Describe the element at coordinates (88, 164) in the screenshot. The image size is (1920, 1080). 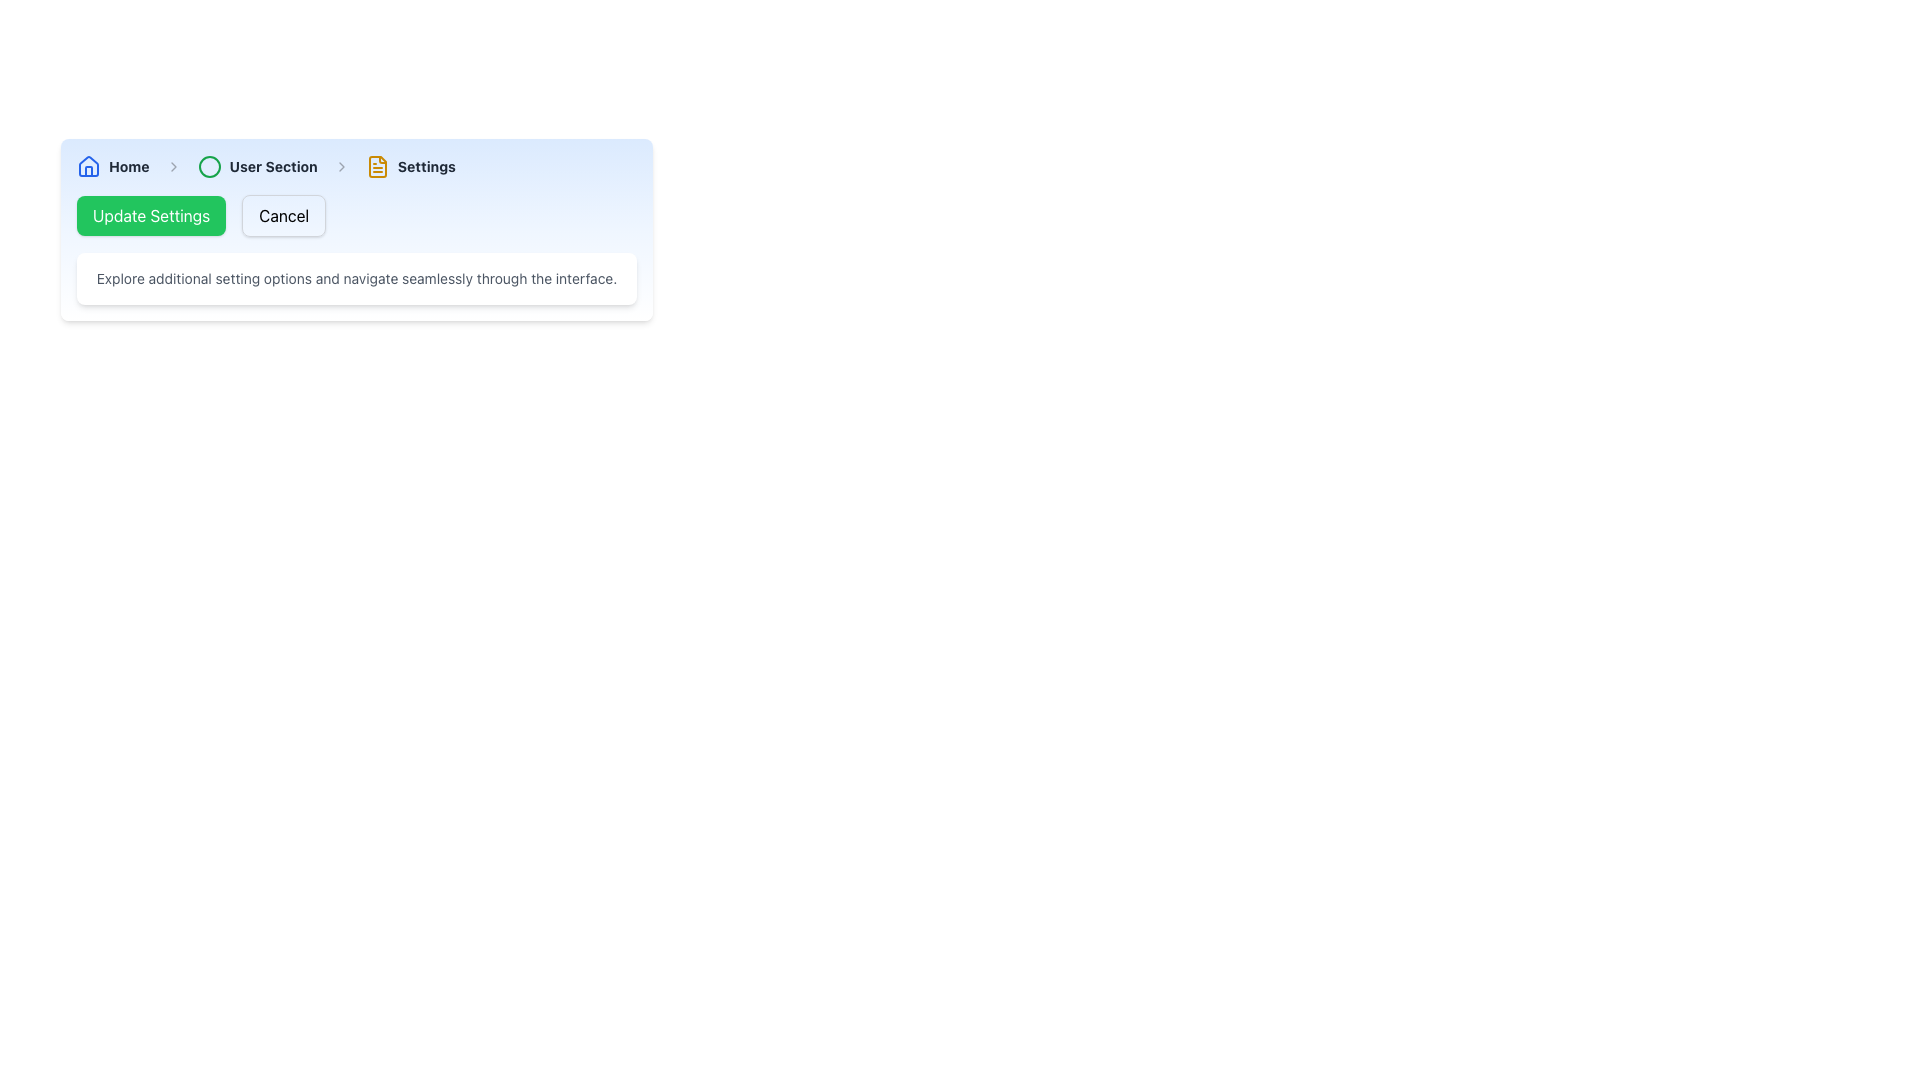
I see `the Home icon in the breadcrumb navigation bar` at that location.